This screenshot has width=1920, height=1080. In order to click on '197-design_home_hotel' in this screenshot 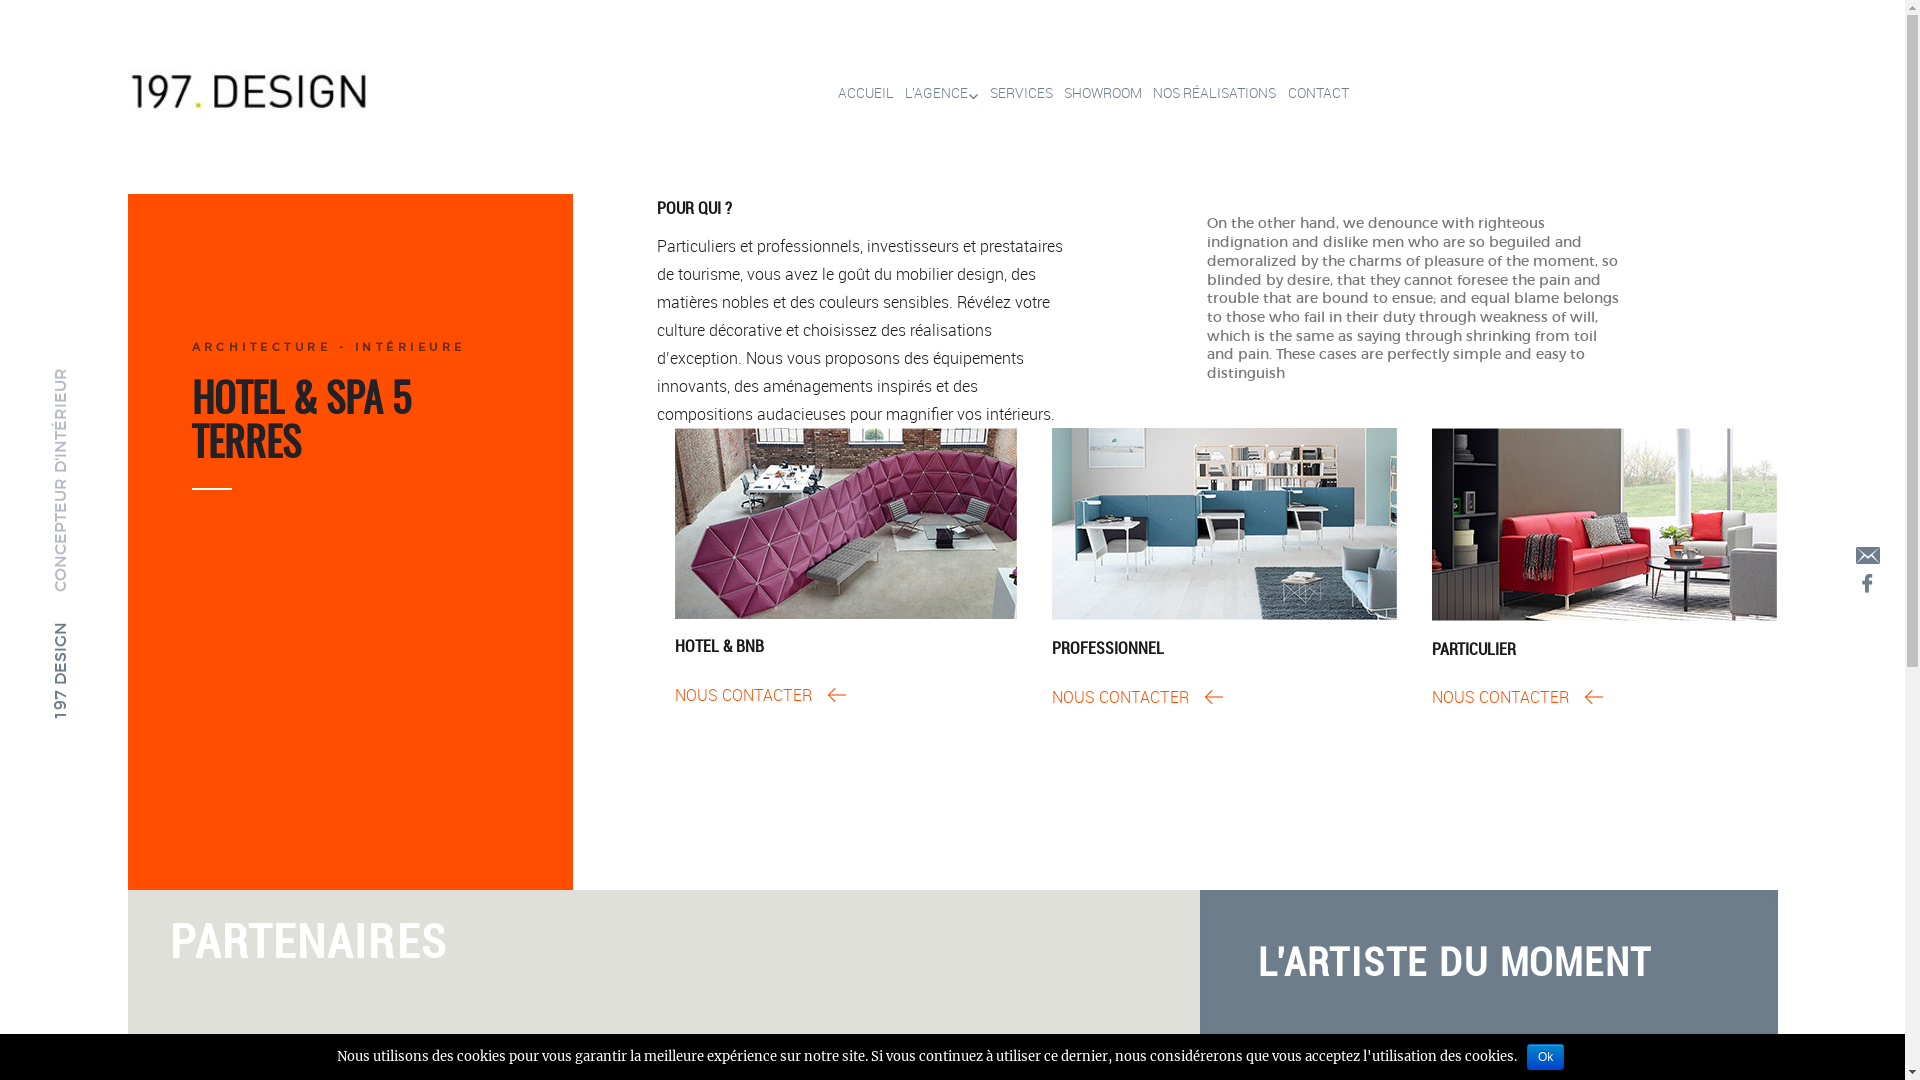, I will do `click(845, 522)`.